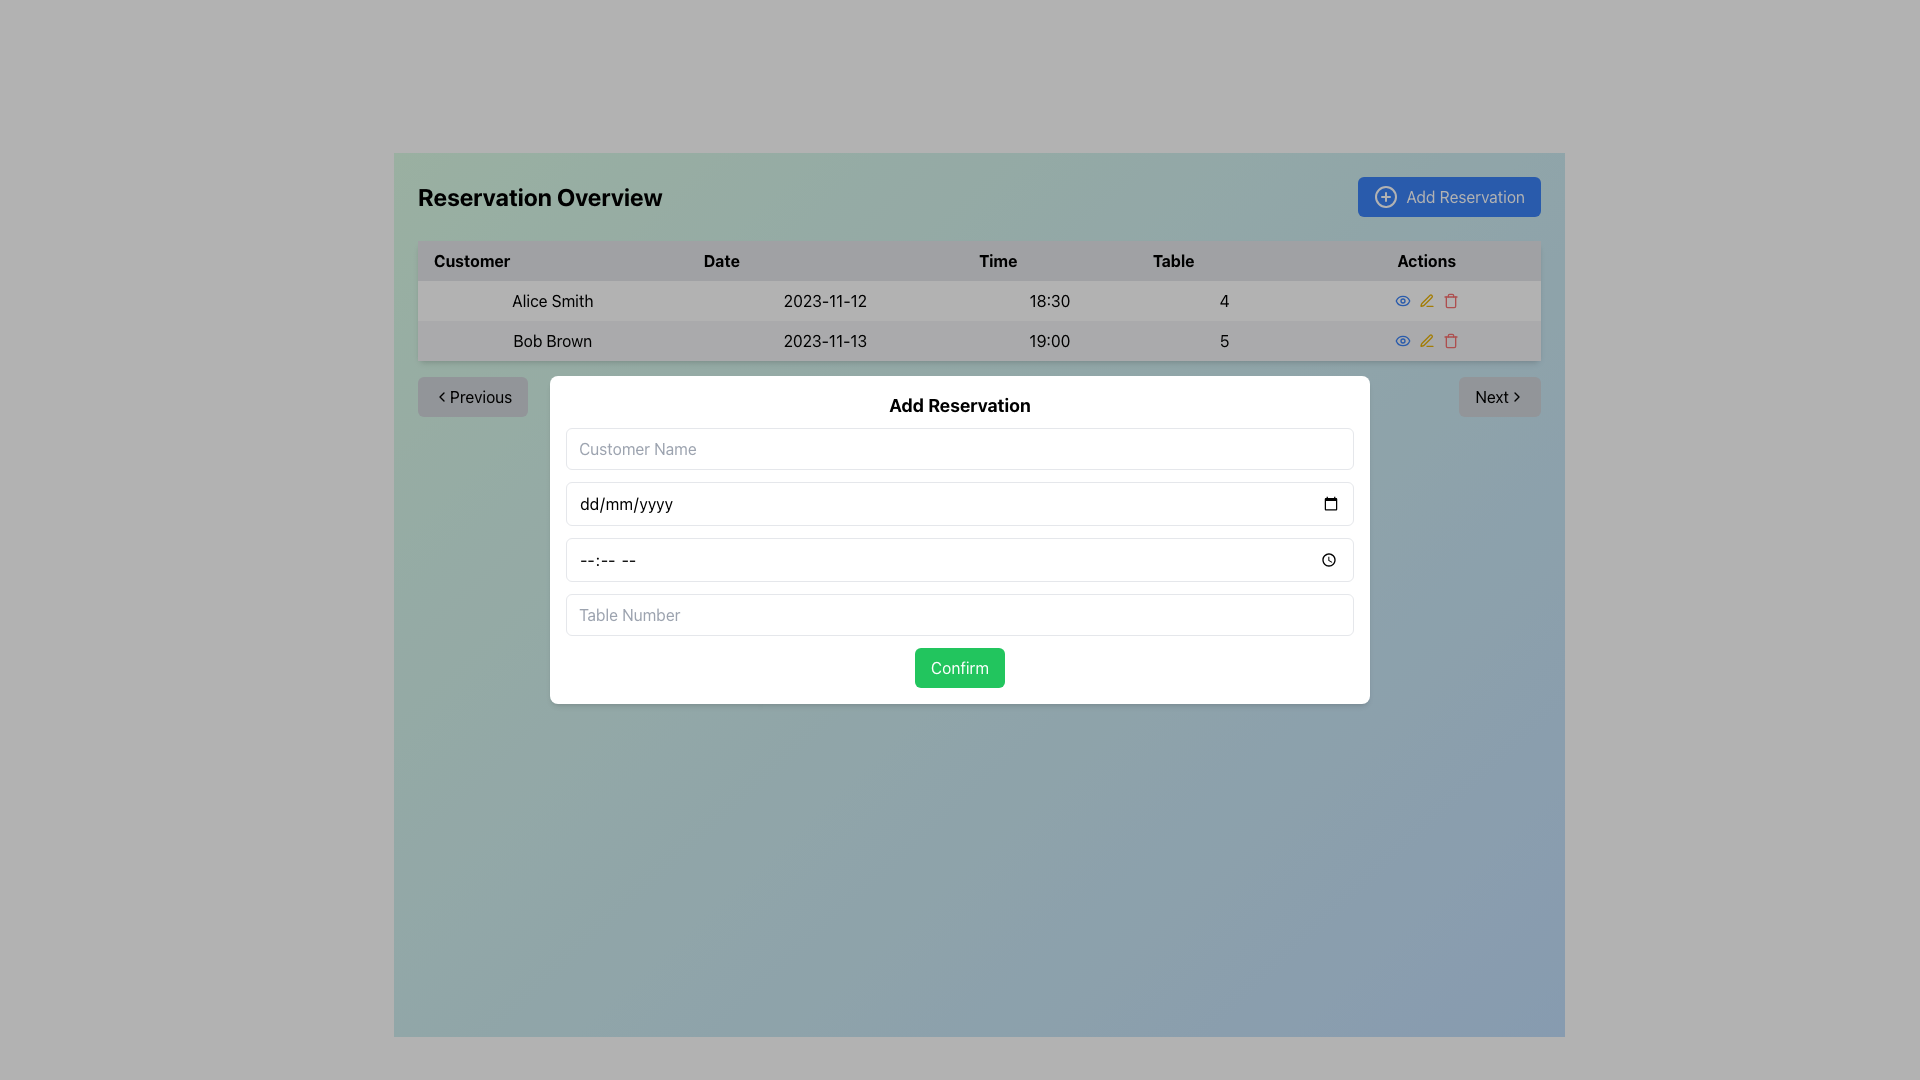 This screenshot has width=1920, height=1080. What do you see at coordinates (1424, 300) in the screenshot?
I see `the yellow pencil icon button located within the action column of the table to initiate an action` at bounding box center [1424, 300].